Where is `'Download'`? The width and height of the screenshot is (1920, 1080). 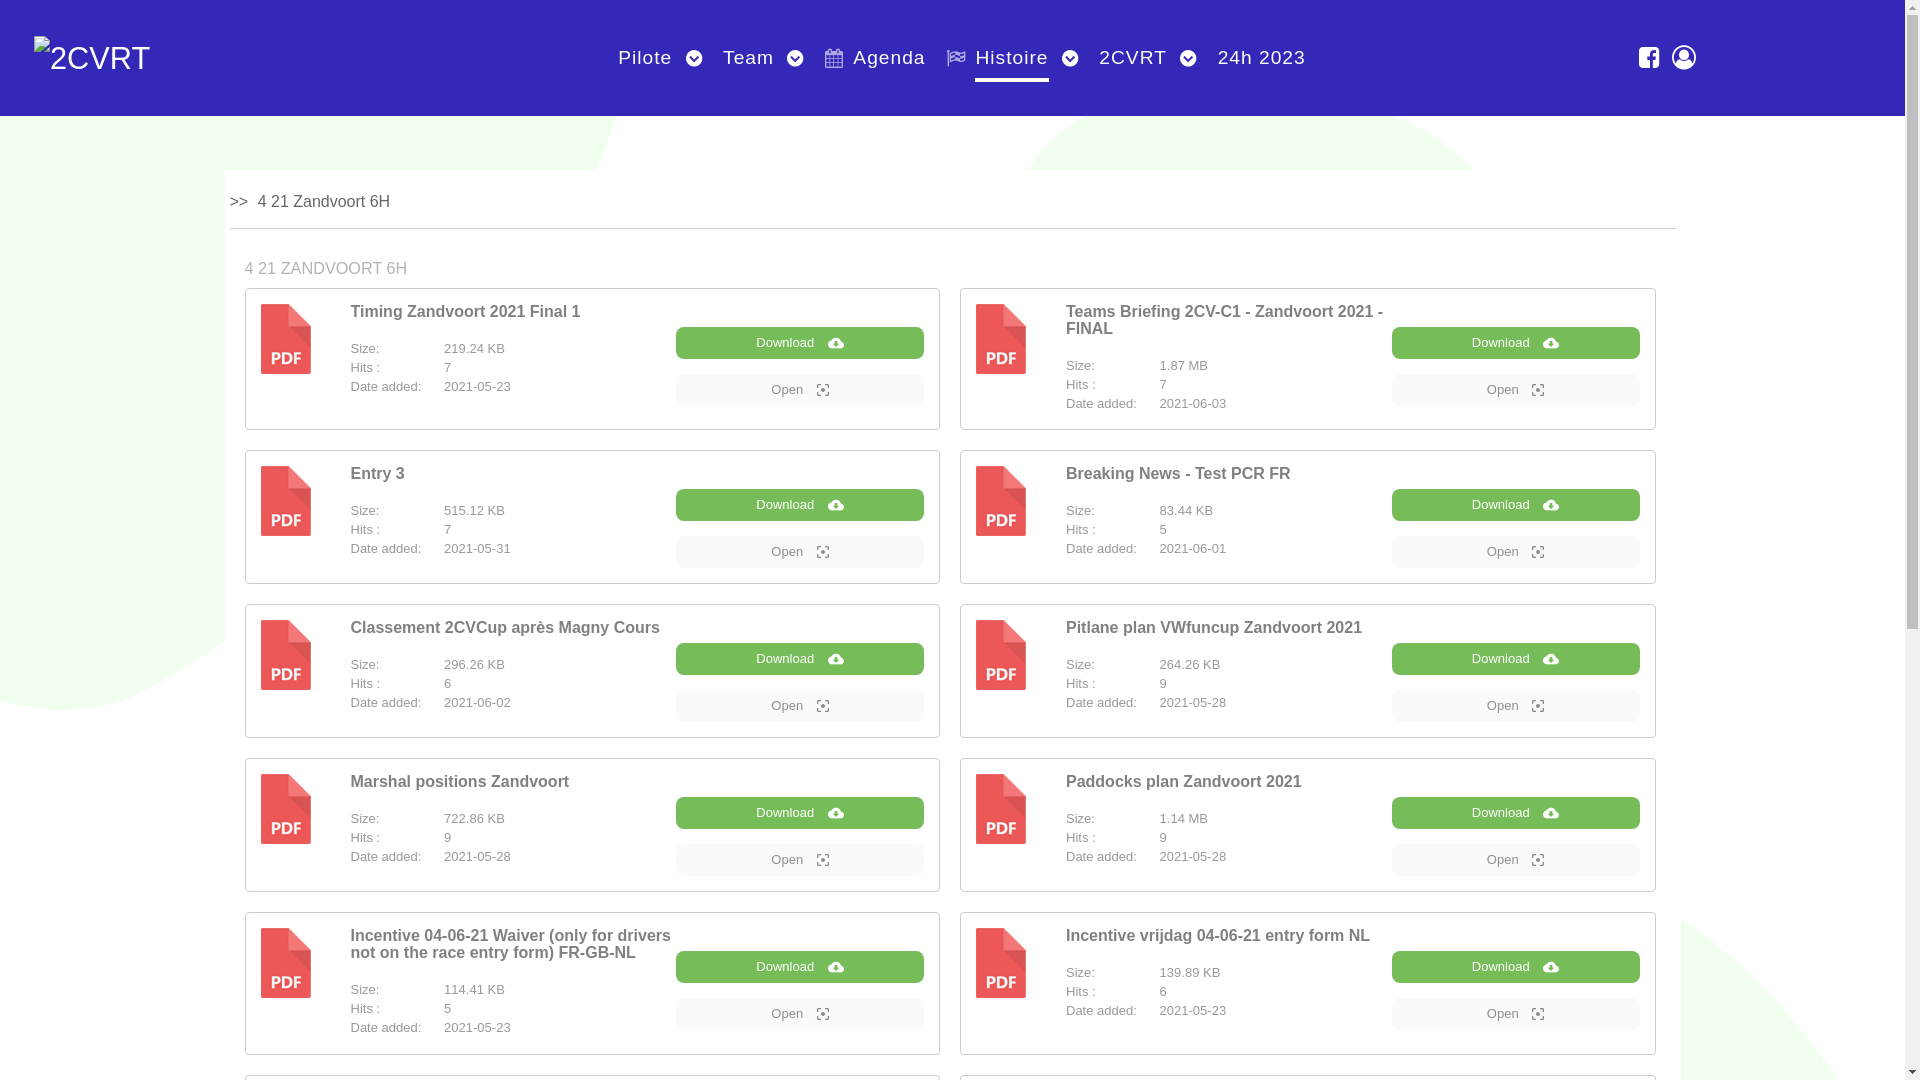
'Download' is located at coordinates (1516, 659).